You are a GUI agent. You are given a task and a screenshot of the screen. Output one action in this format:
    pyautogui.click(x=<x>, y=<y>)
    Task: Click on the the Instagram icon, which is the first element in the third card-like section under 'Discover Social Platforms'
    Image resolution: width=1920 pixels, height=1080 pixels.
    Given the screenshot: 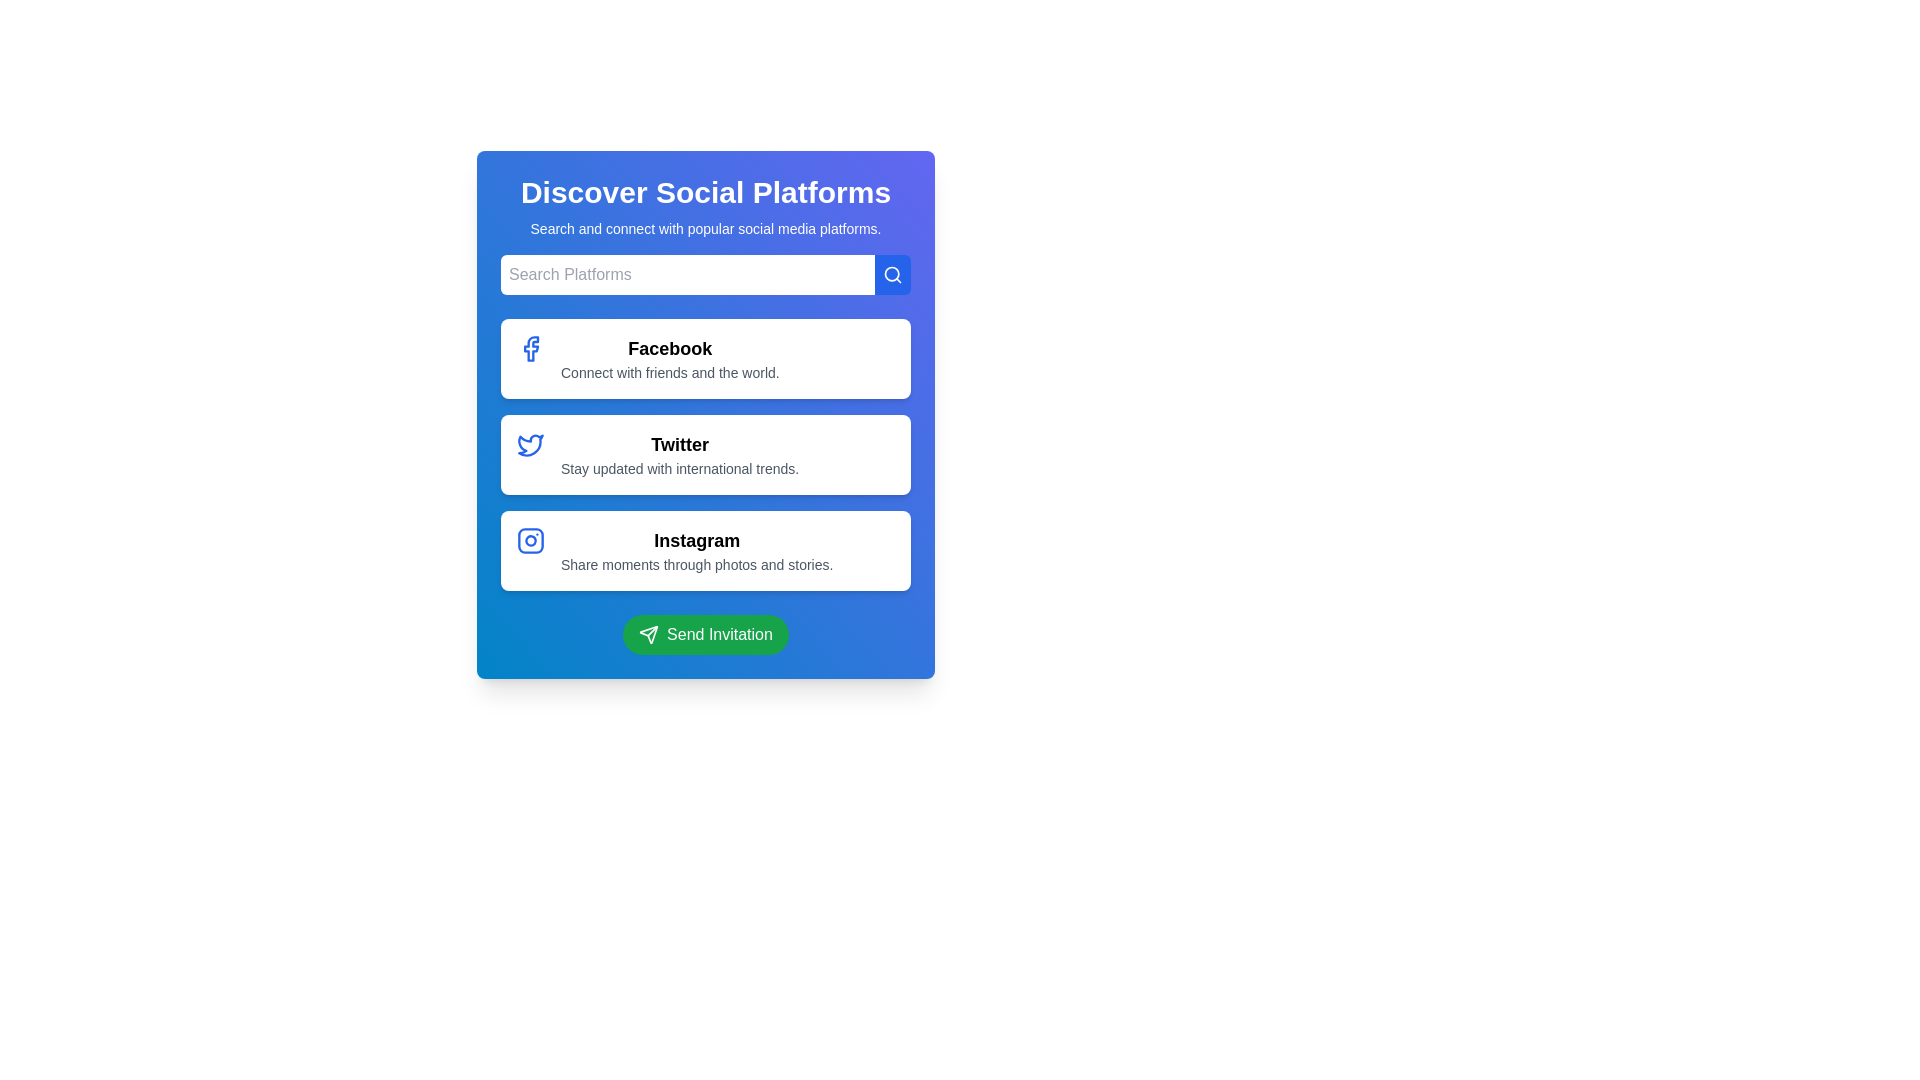 What is the action you would take?
    pyautogui.click(x=531, y=540)
    